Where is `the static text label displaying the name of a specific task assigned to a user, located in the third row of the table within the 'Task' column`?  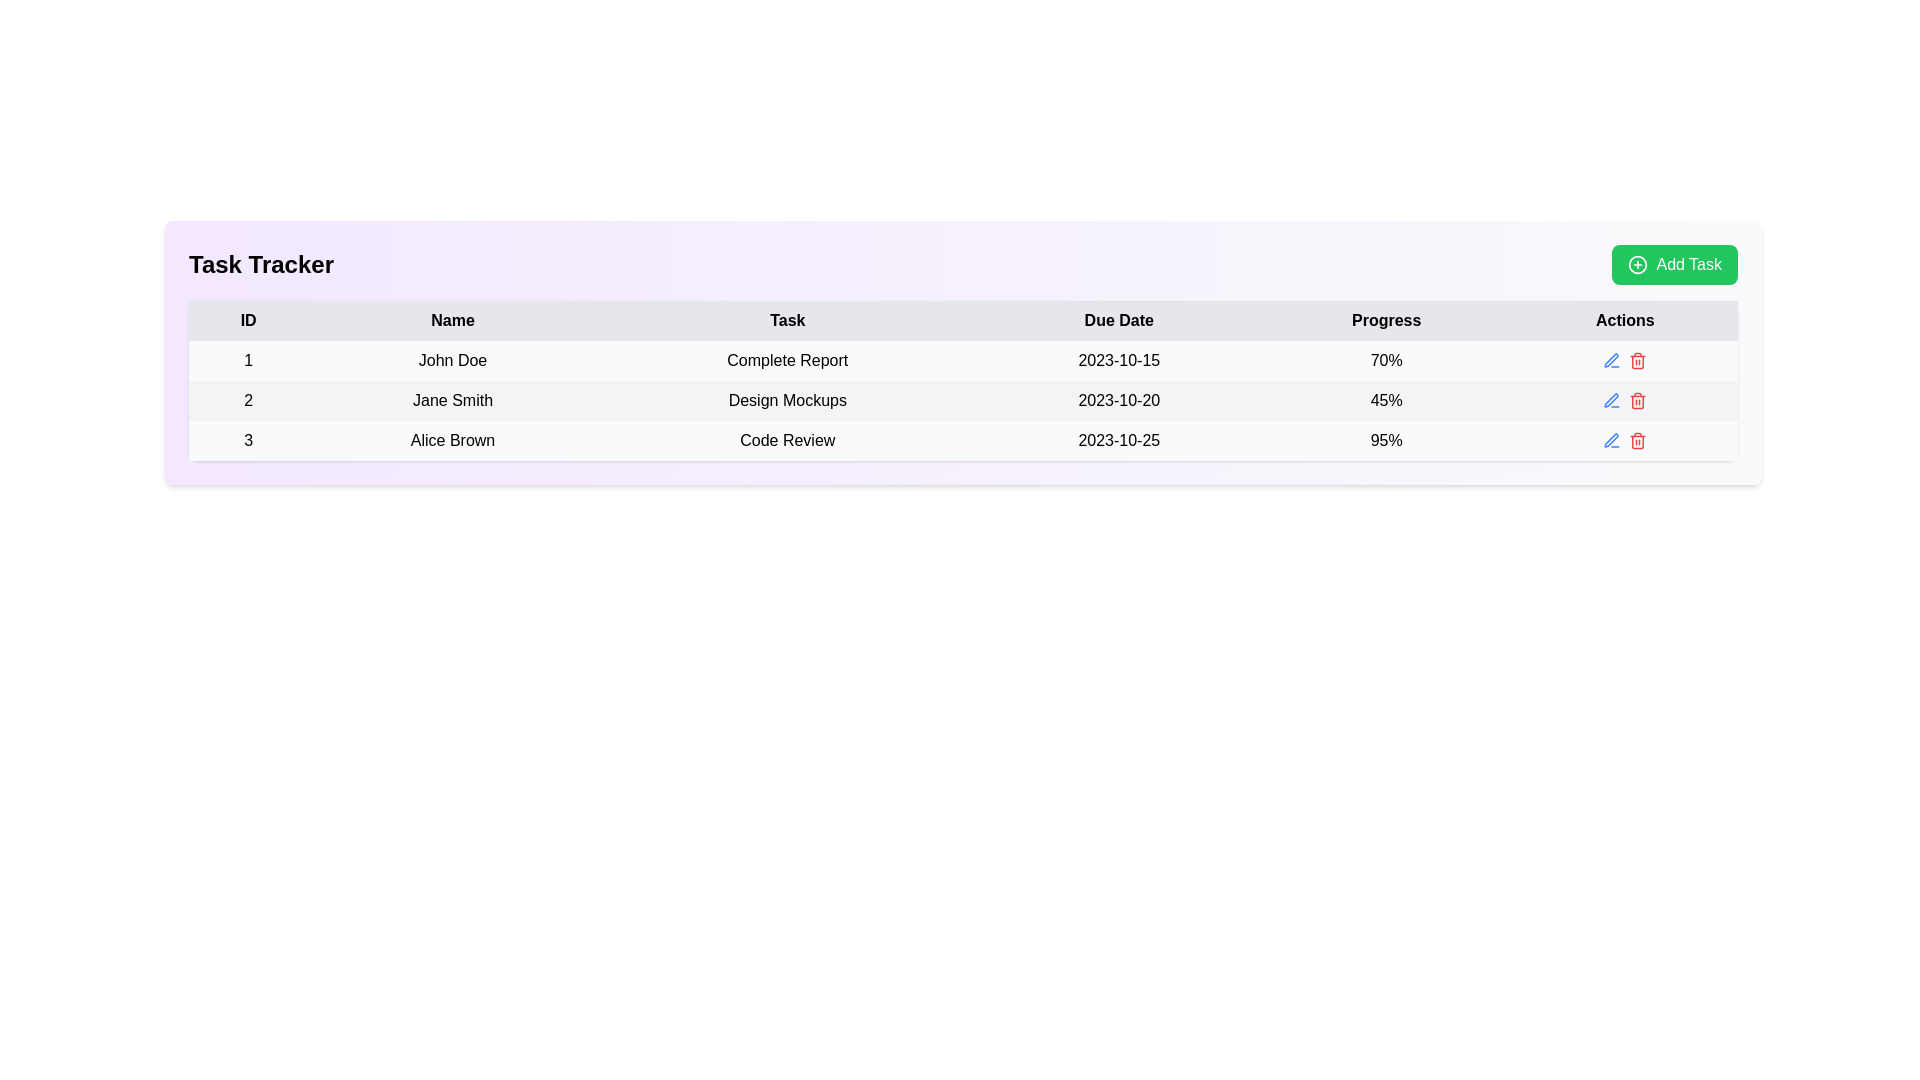 the static text label displaying the name of a specific task assigned to a user, located in the third row of the table within the 'Task' column is located at coordinates (786, 439).